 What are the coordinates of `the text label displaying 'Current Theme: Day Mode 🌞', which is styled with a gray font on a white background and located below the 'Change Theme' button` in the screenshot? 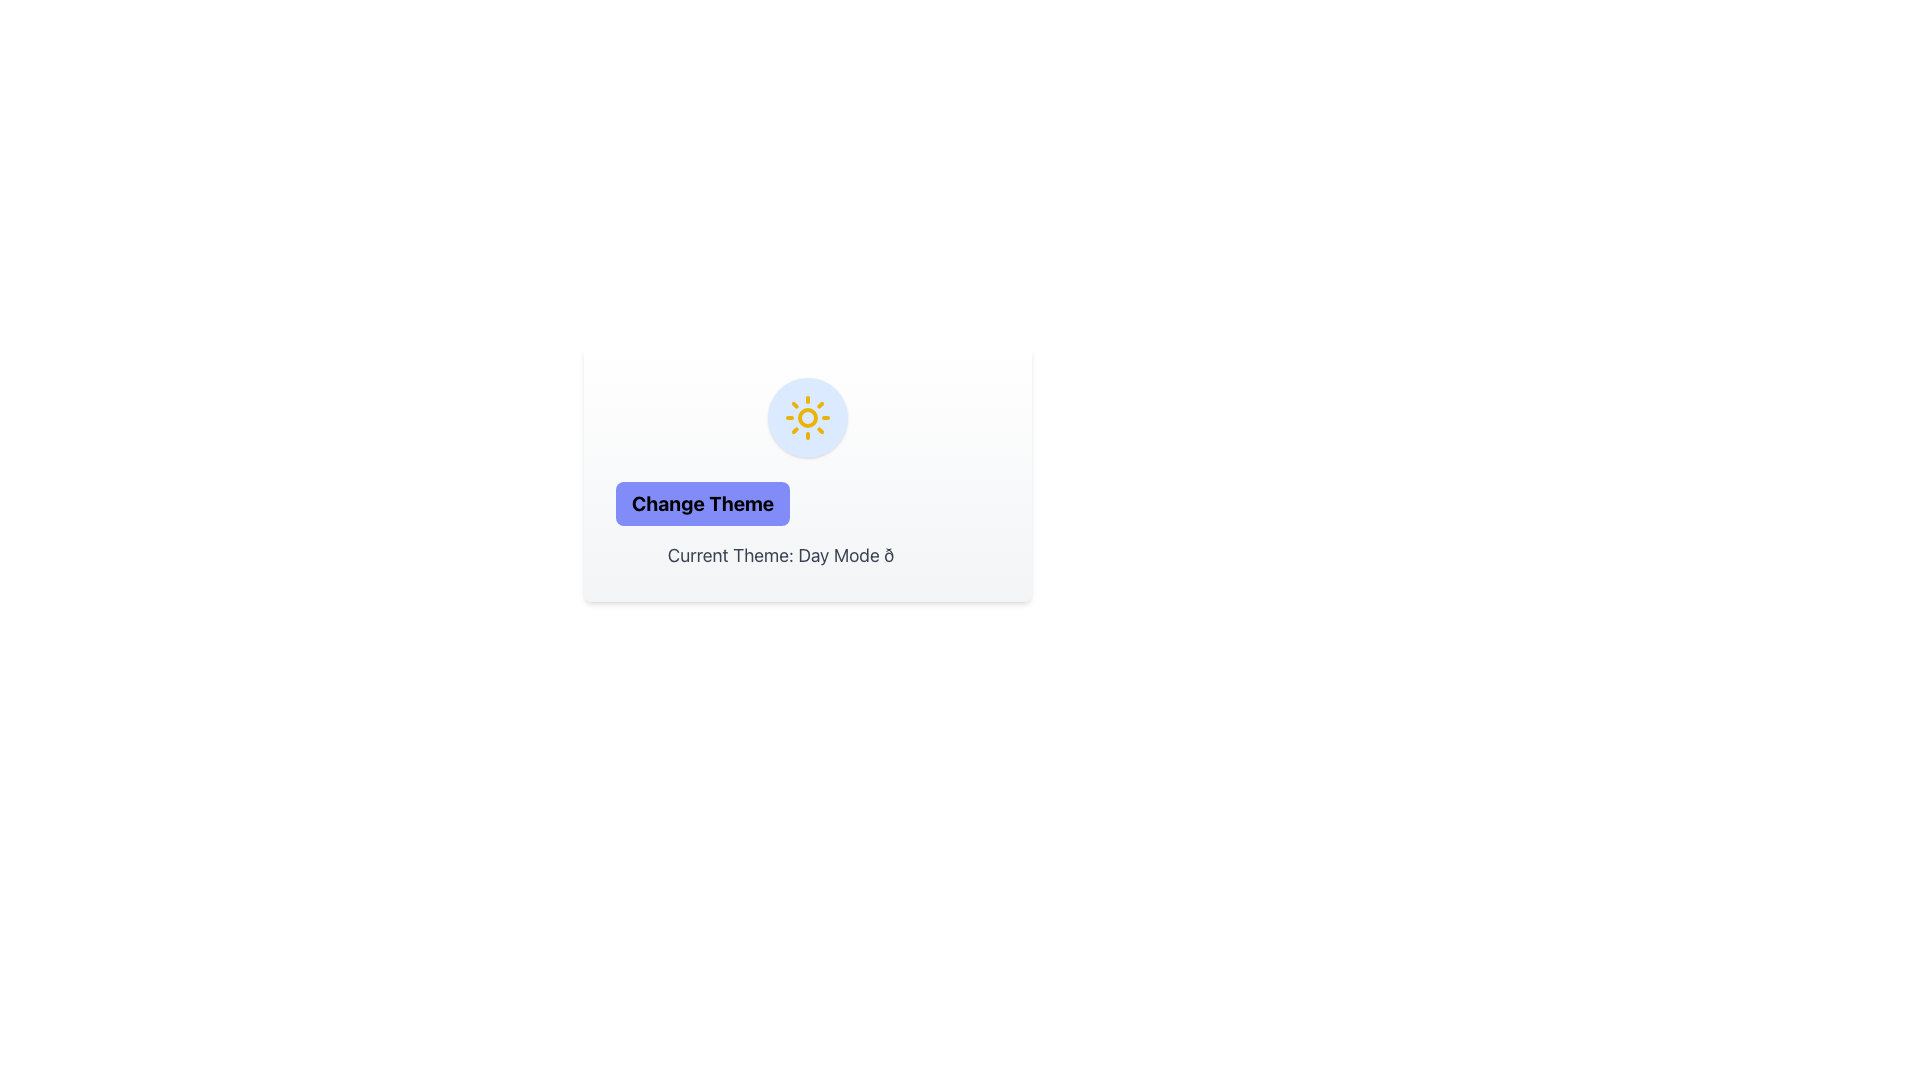 It's located at (807, 555).